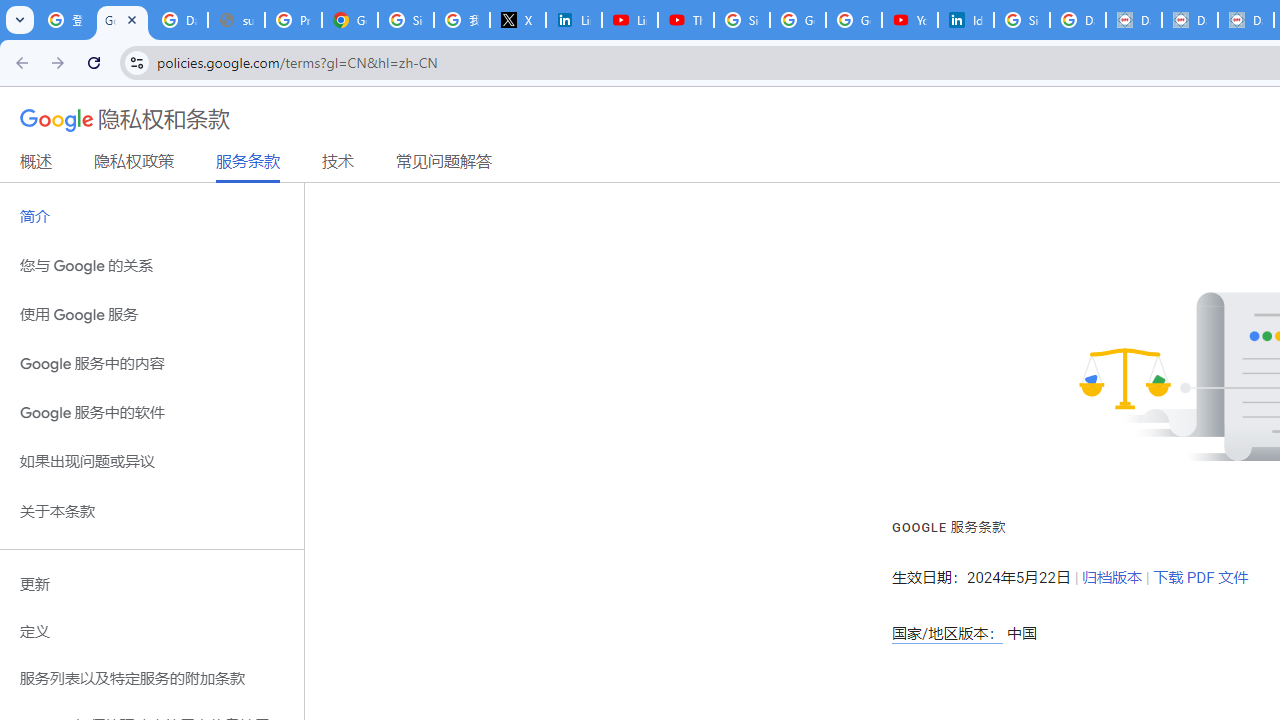  What do you see at coordinates (1134, 20) in the screenshot?
I see `'Data Privacy Framework'` at bounding box center [1134, 20].